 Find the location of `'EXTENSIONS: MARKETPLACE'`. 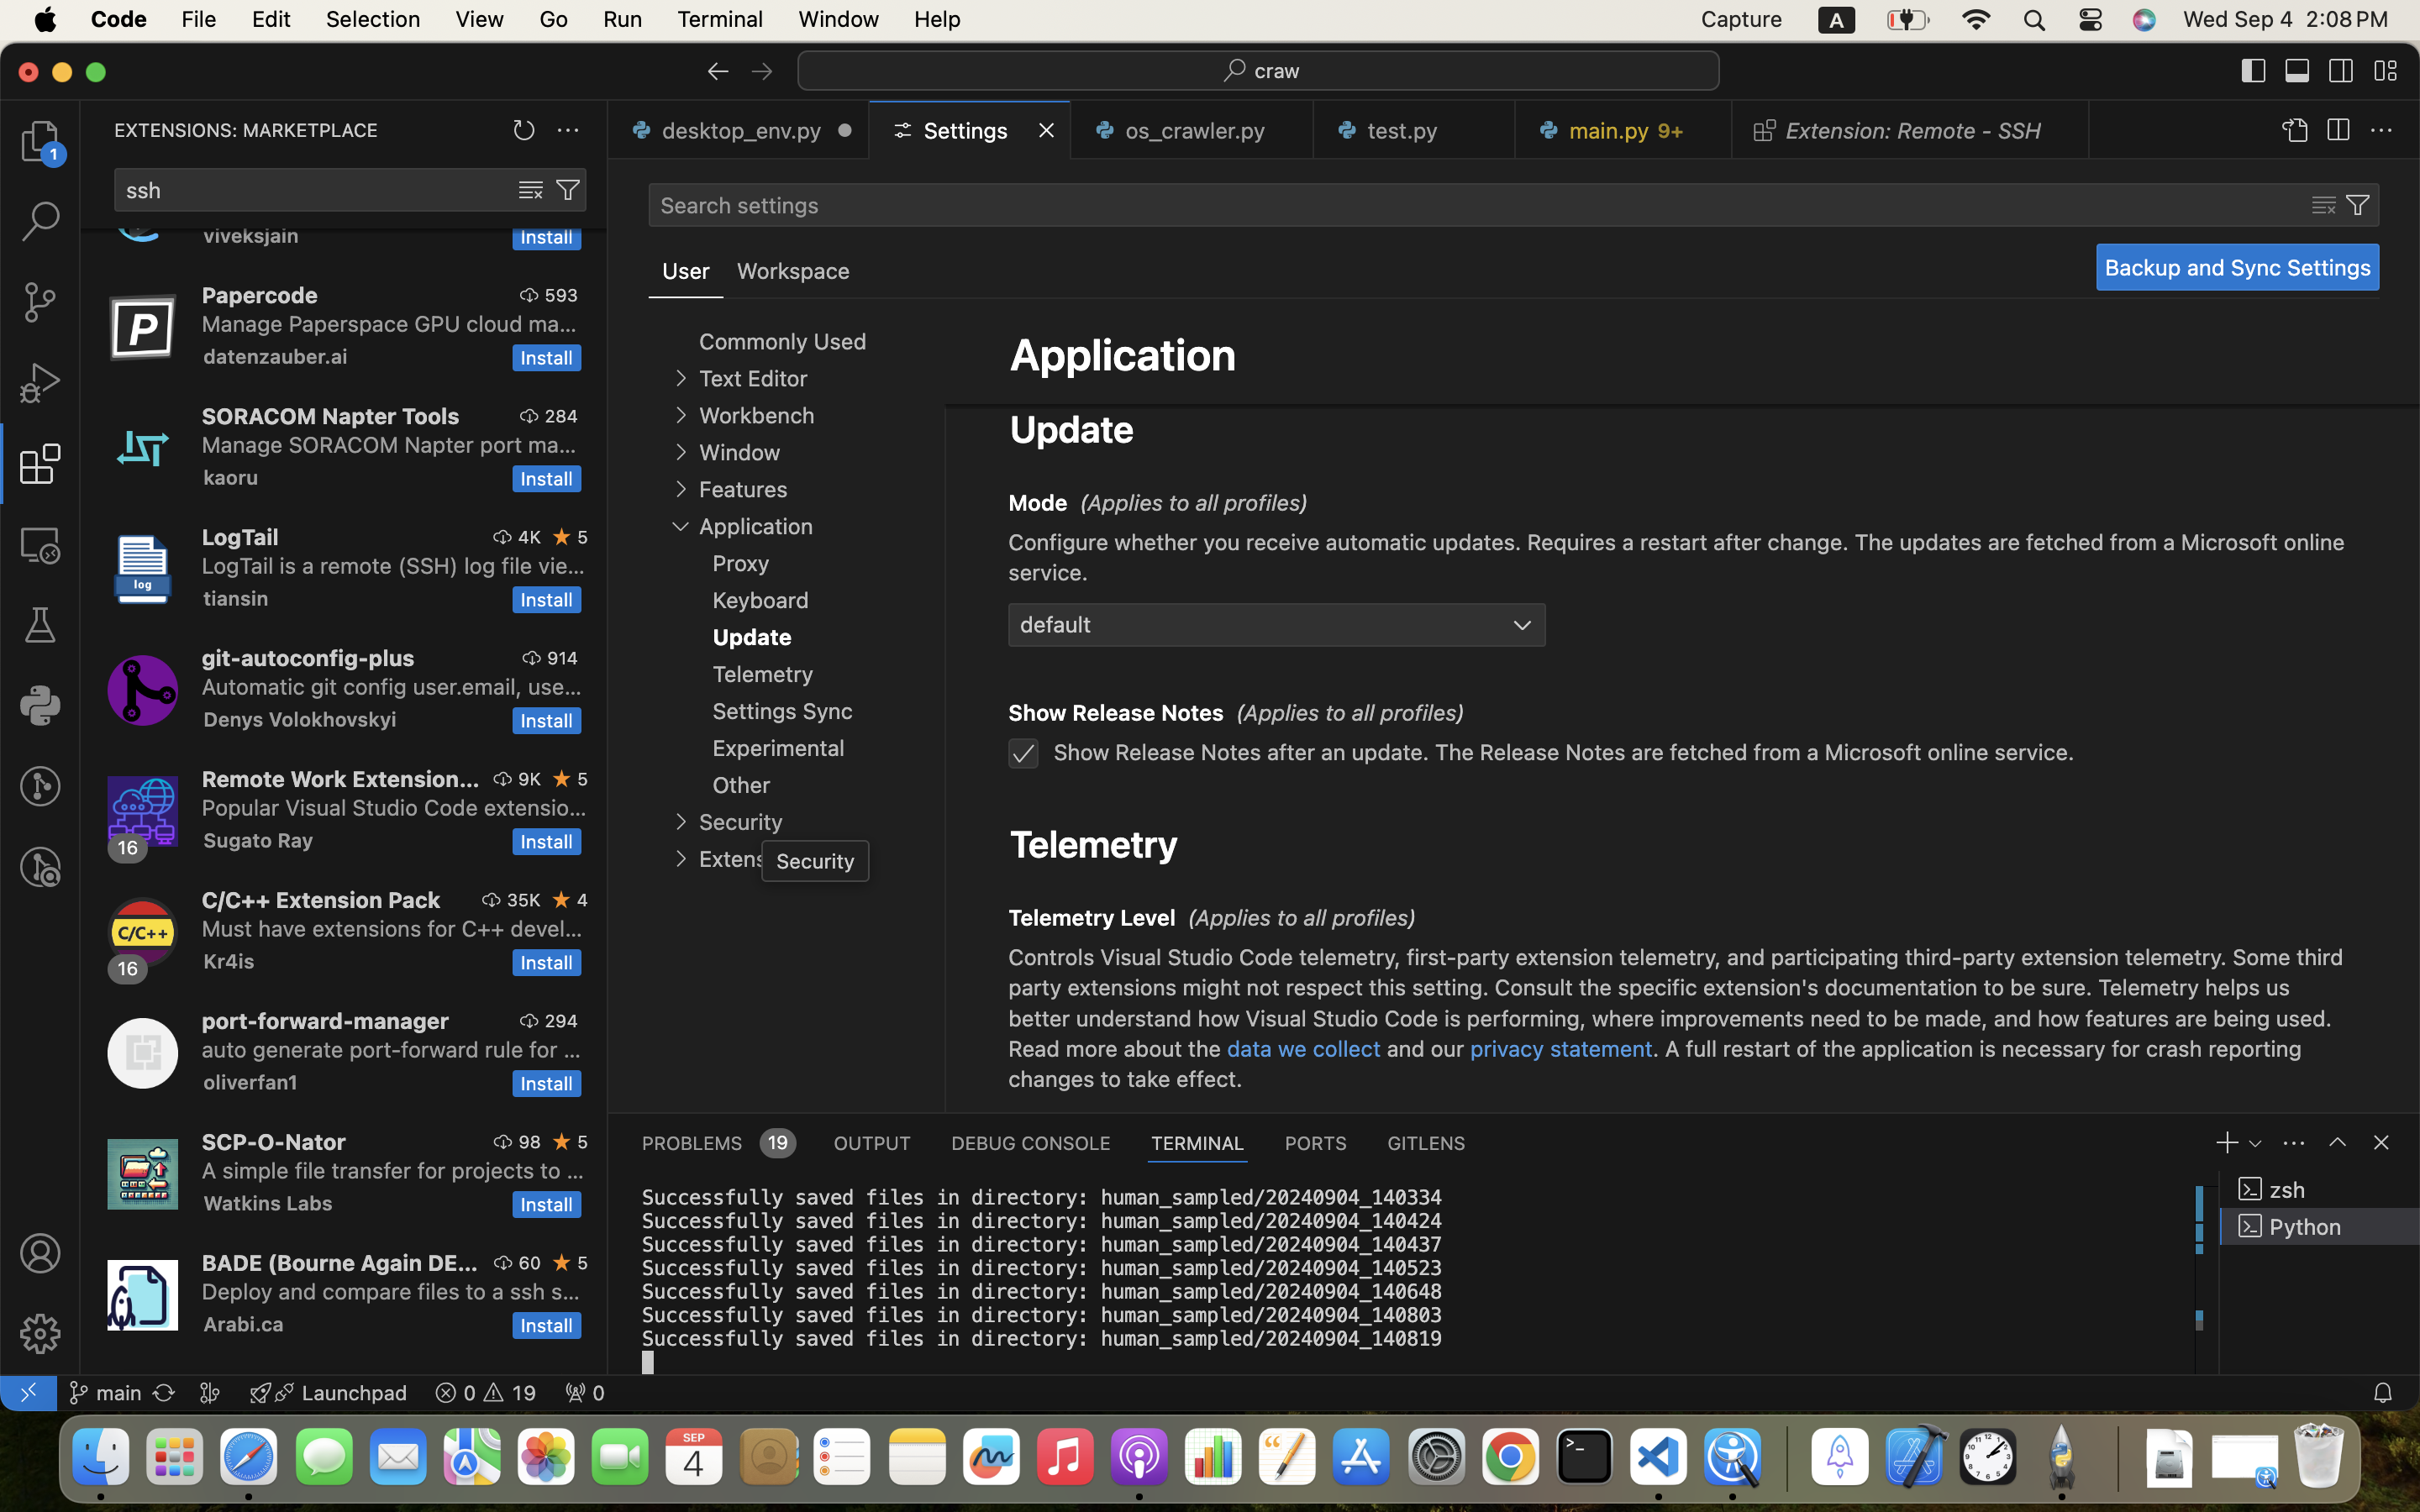

'EXTENSIONS: MARKETPLACE' is located at coordinates (245, 129).